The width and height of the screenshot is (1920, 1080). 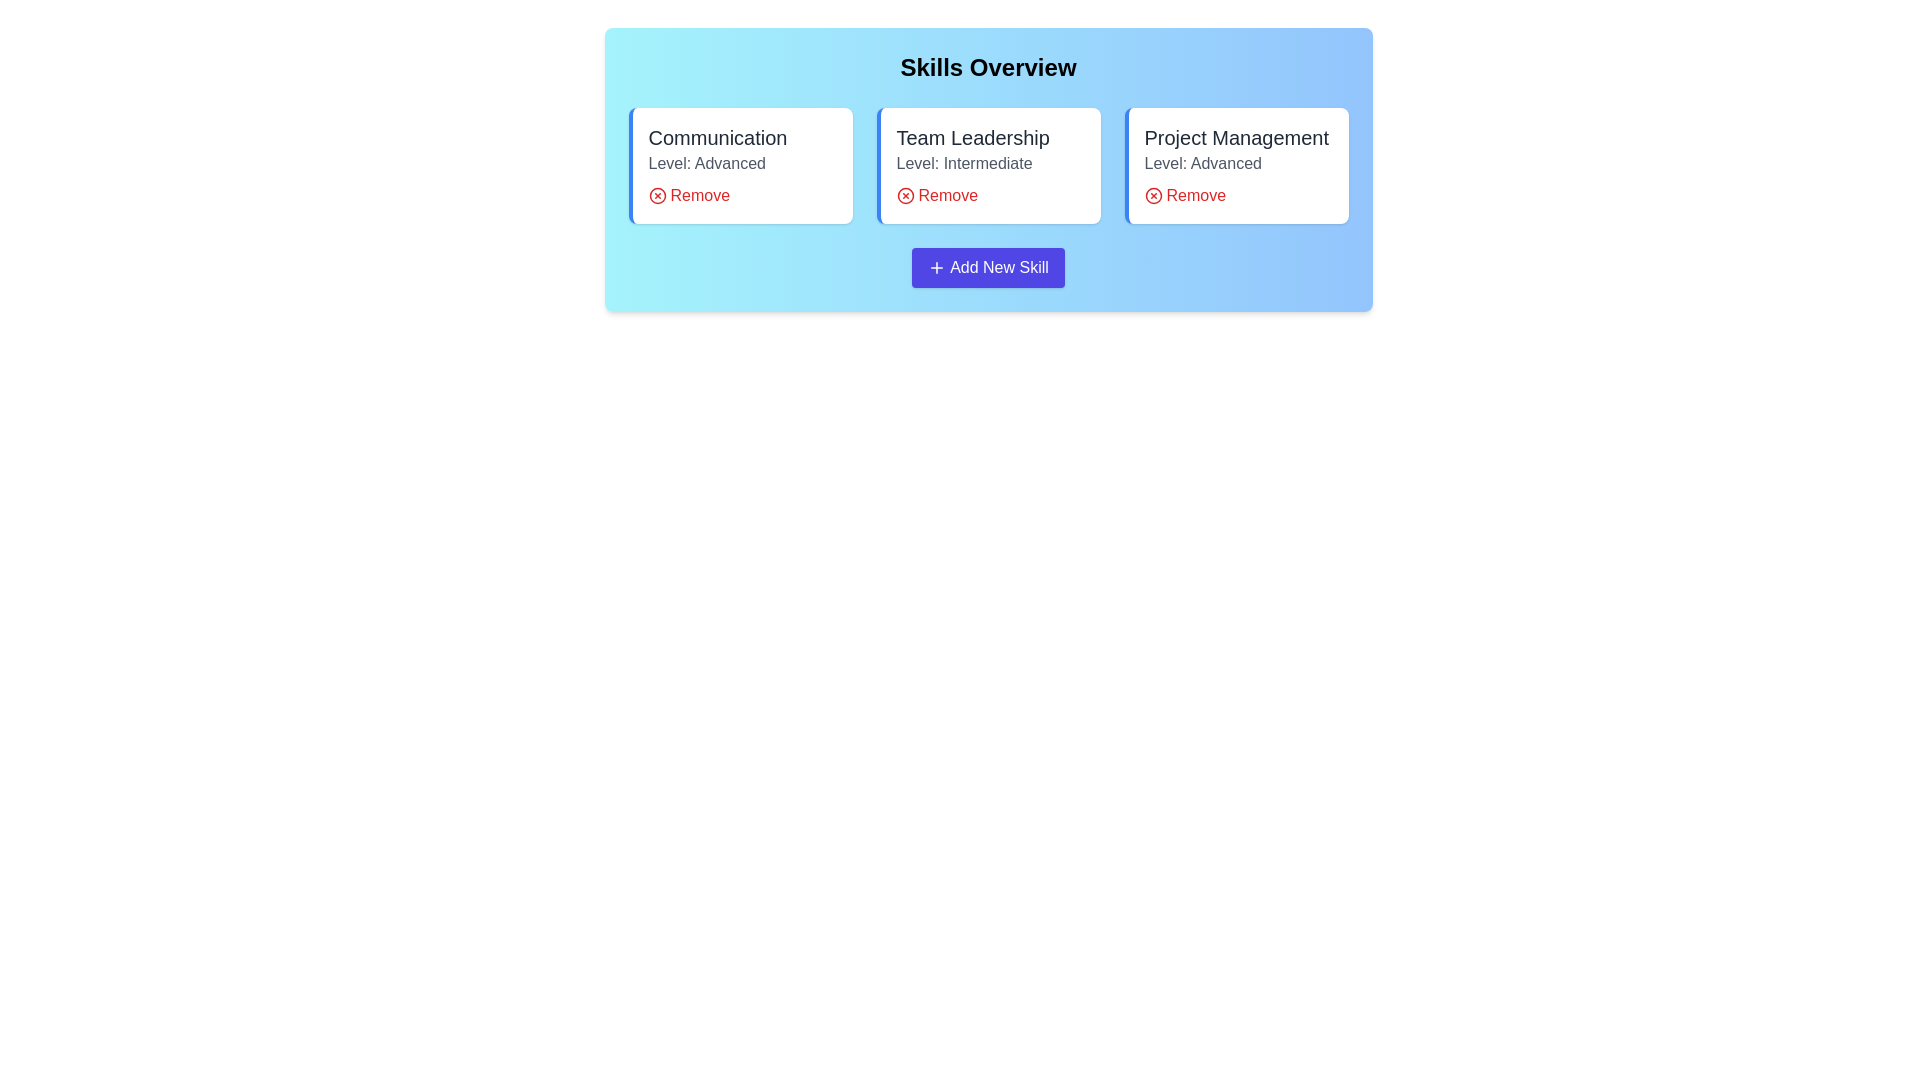 I want to click on the 'Skills Overview' heading, so click(x=988, y=67).